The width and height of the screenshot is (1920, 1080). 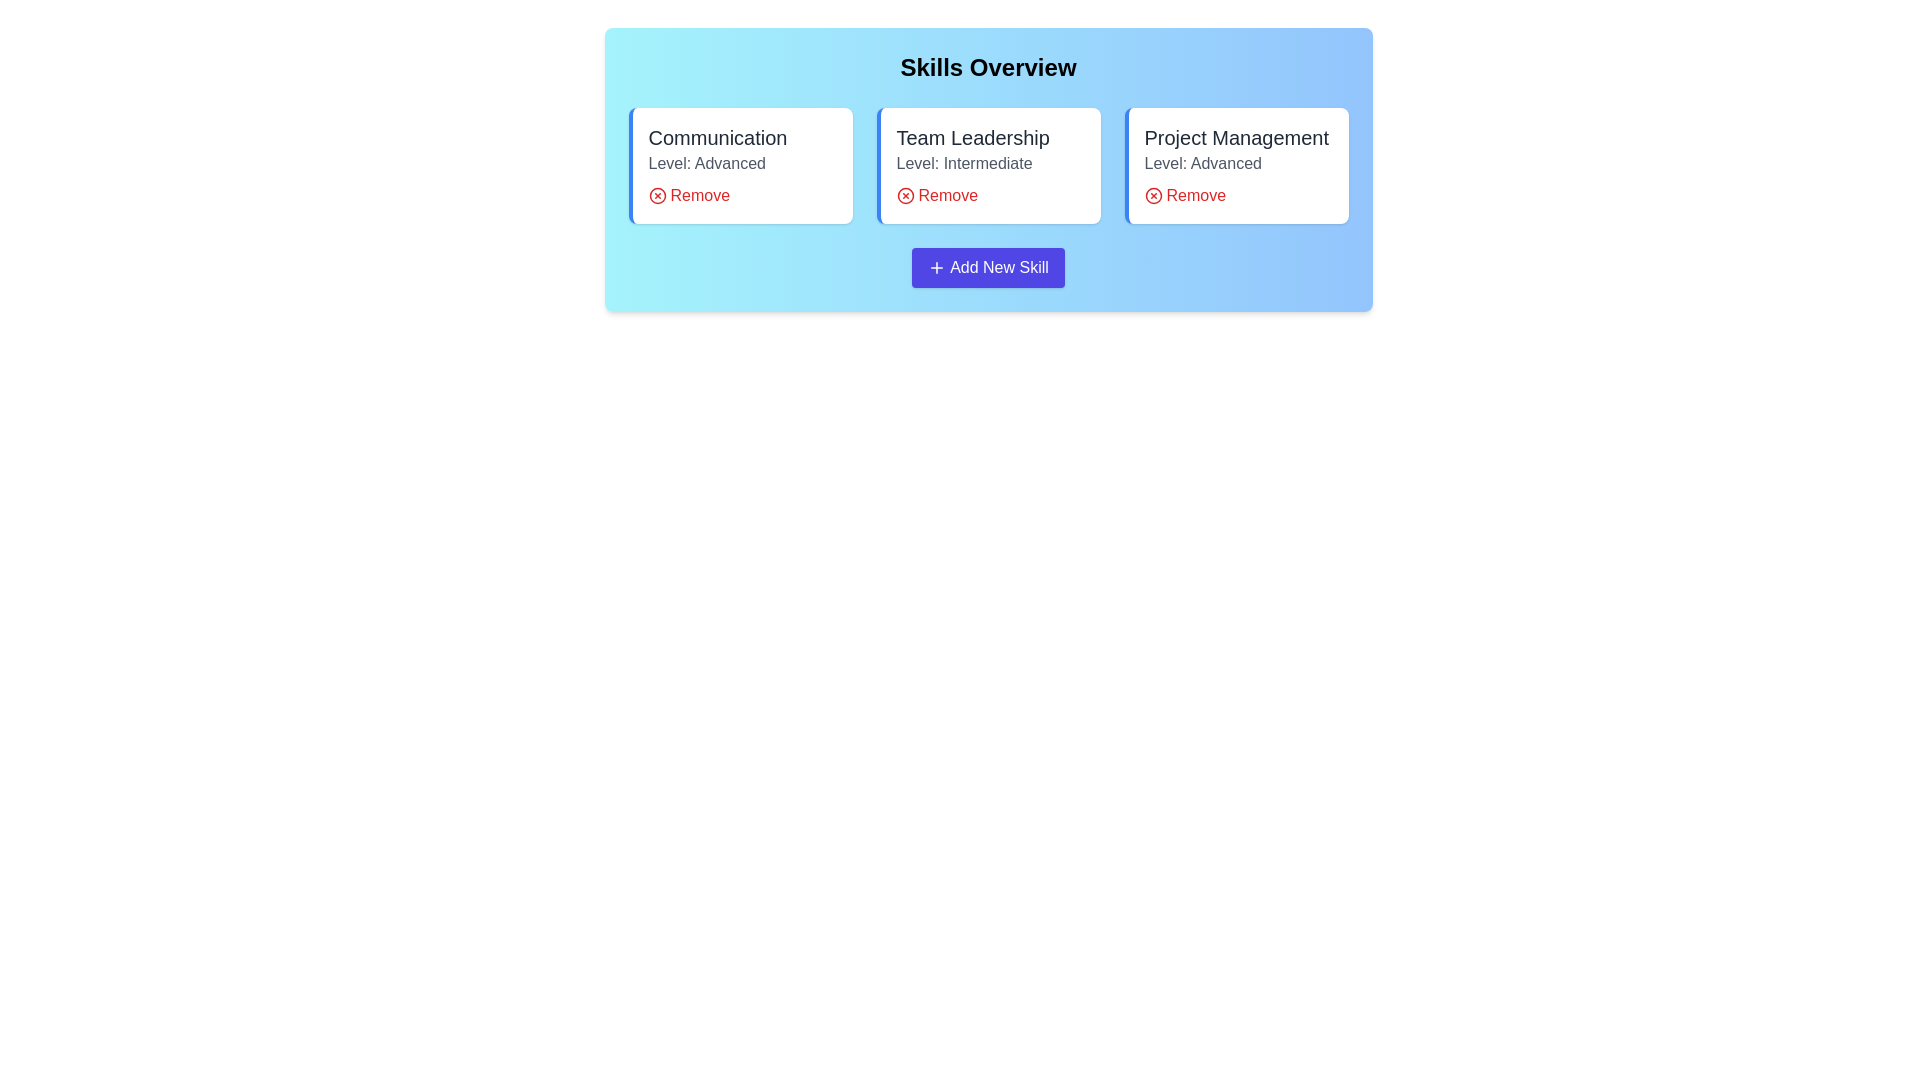 I want to click on the 'Skills Overview' heading, so click(x=988, y=67).